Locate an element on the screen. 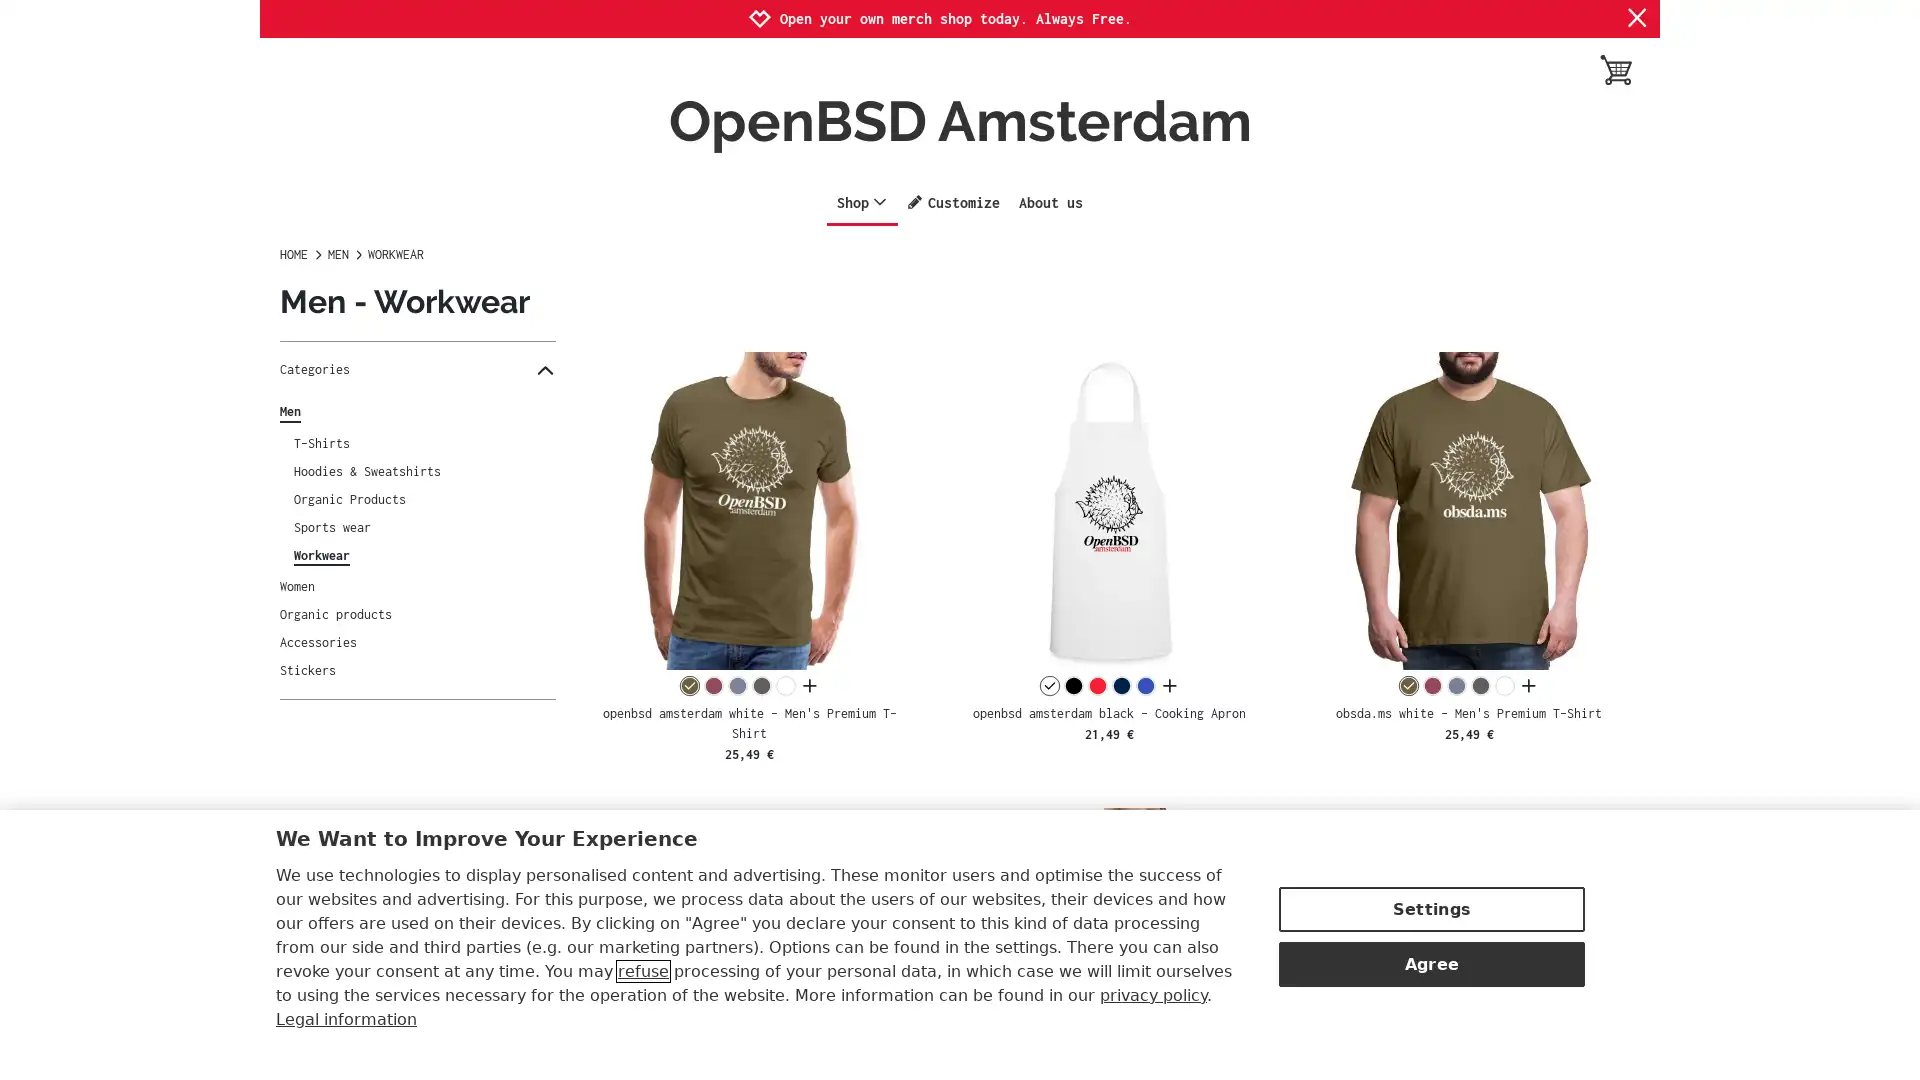 The image size is (1920, 1080). openbsd amsterdam white - Men's Premium T-Shirt is located at coordinates (748, 509).